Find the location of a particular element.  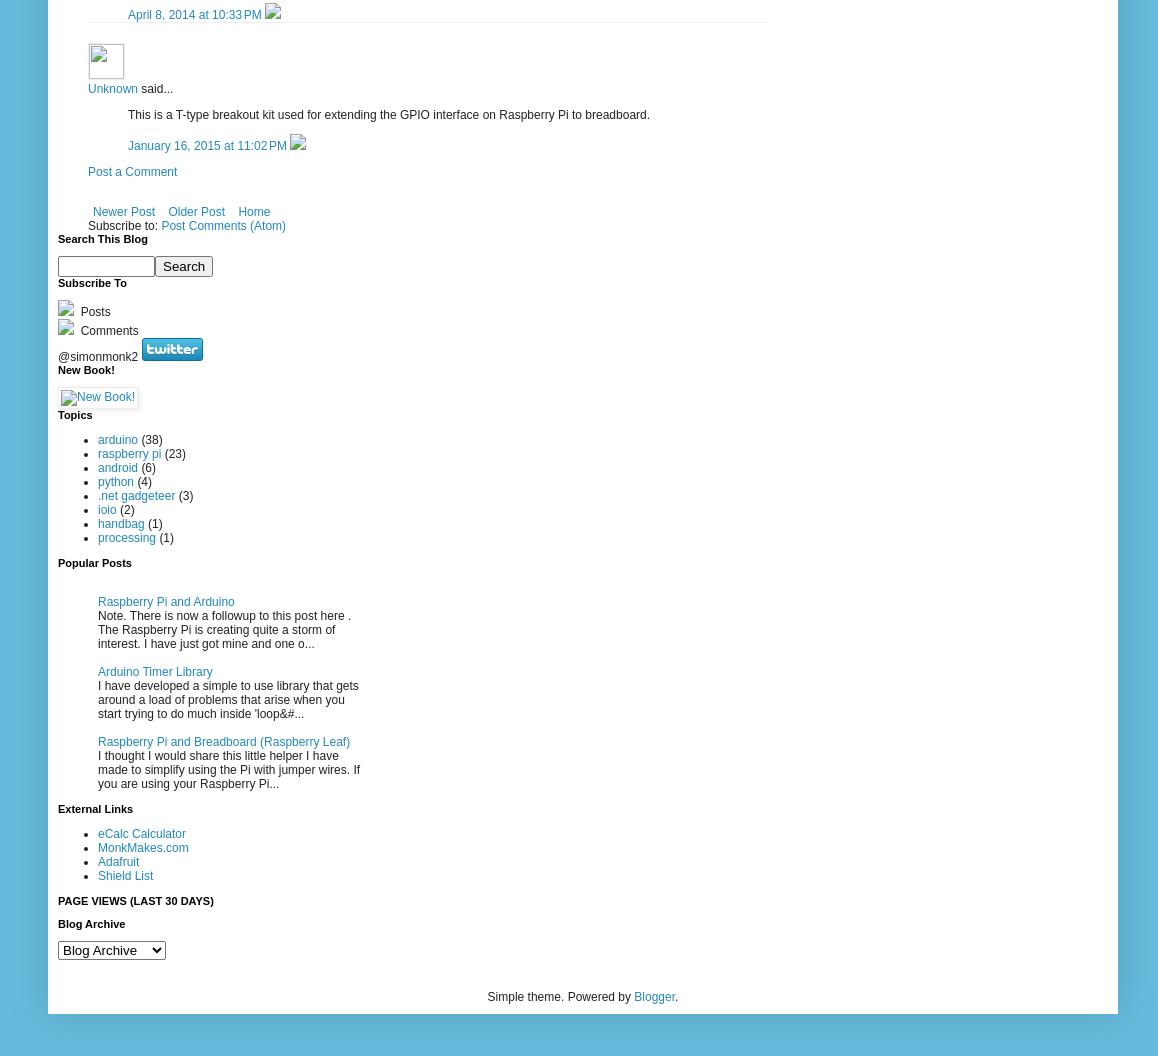

'ioio' is located at coordinates (106, 507).